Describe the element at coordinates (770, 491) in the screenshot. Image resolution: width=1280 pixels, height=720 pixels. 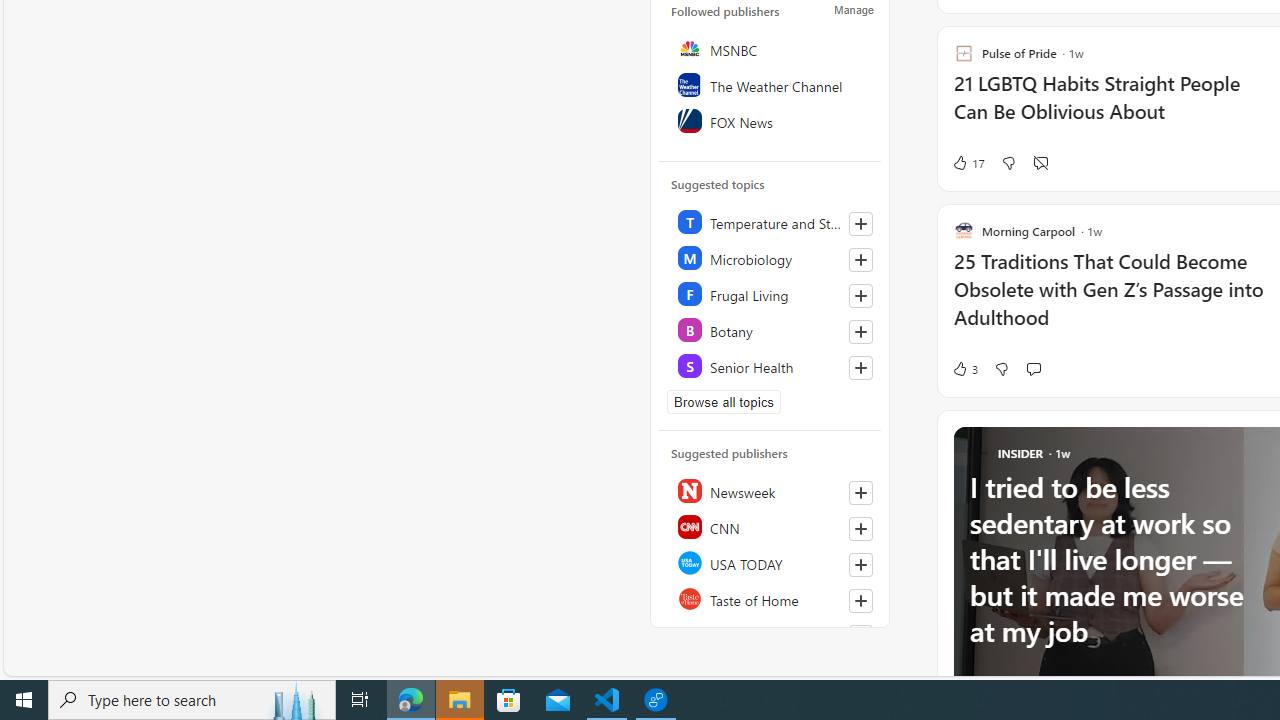
I see `'Newsweek'` at that location.